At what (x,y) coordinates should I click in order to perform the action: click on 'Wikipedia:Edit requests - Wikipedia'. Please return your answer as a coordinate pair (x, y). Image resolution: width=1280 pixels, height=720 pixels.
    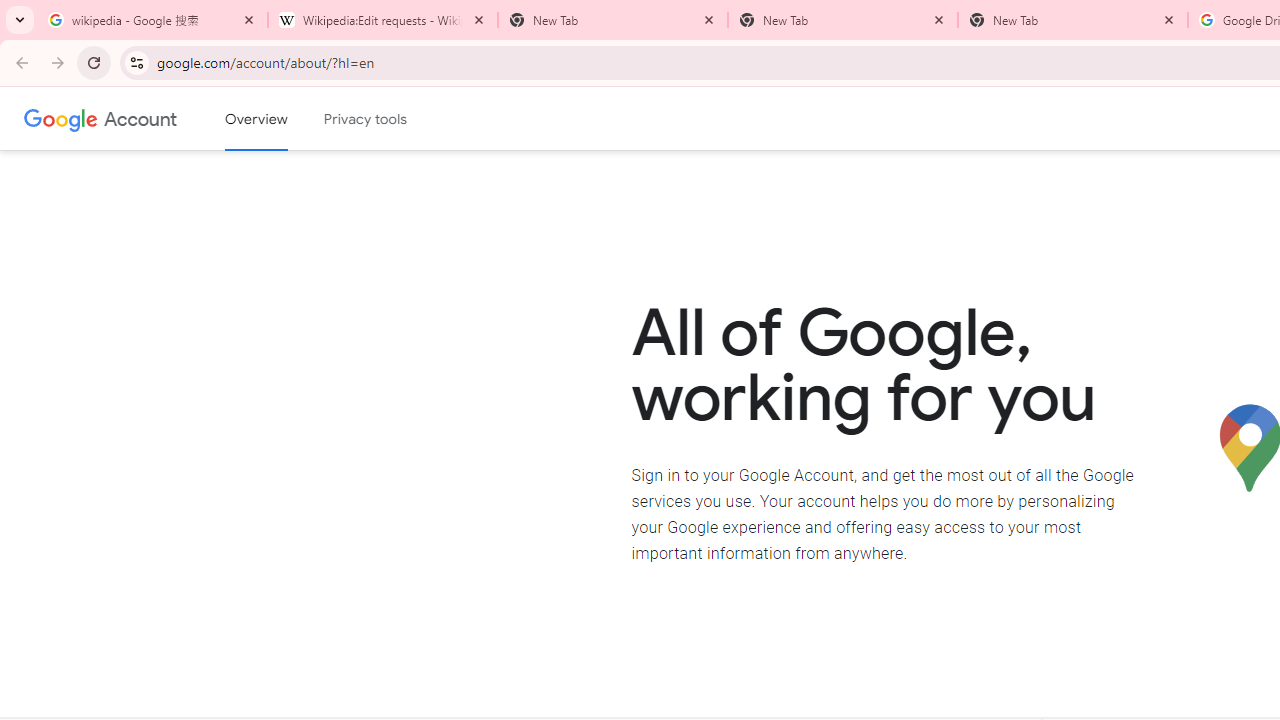
    Looking at the image, I should click on (382, 20).